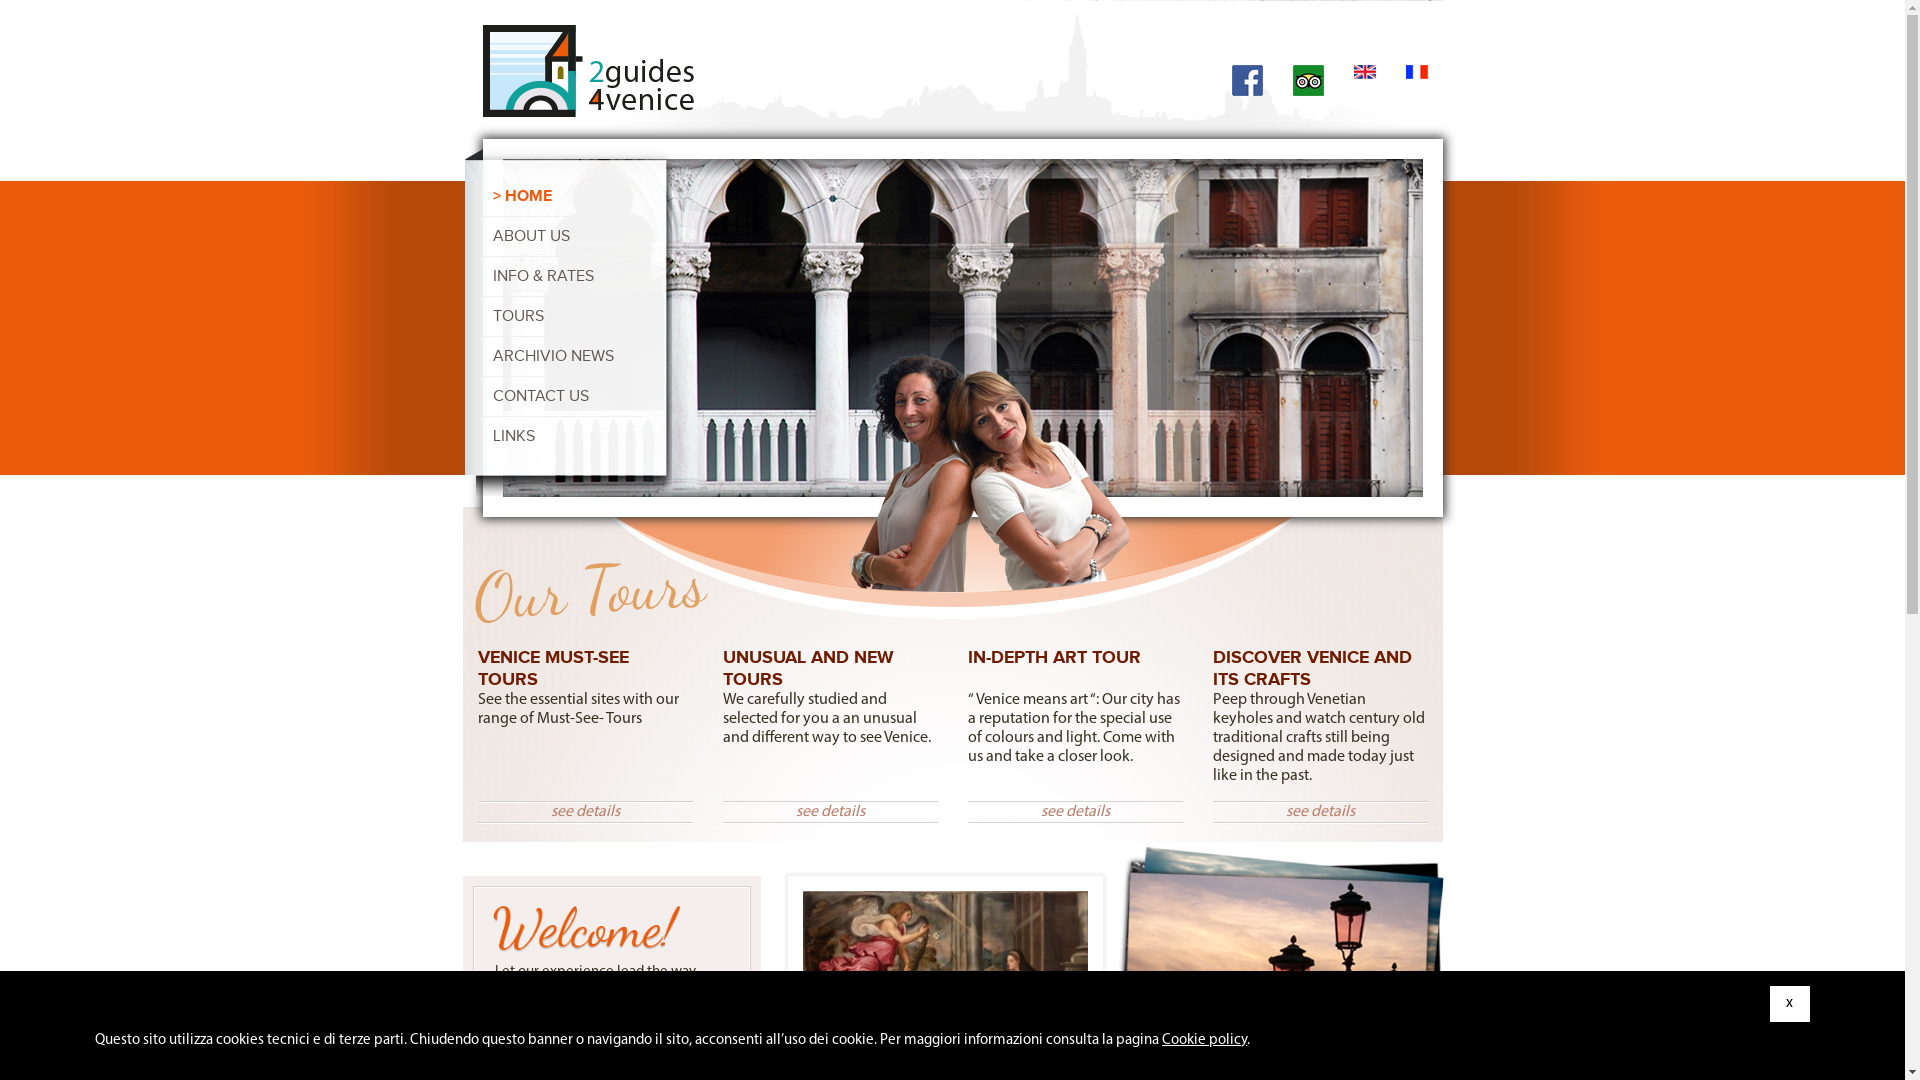 The height and width of the screenshot is (1080, 1920). I want to click on 'CONTACT US', so click(539, 396).